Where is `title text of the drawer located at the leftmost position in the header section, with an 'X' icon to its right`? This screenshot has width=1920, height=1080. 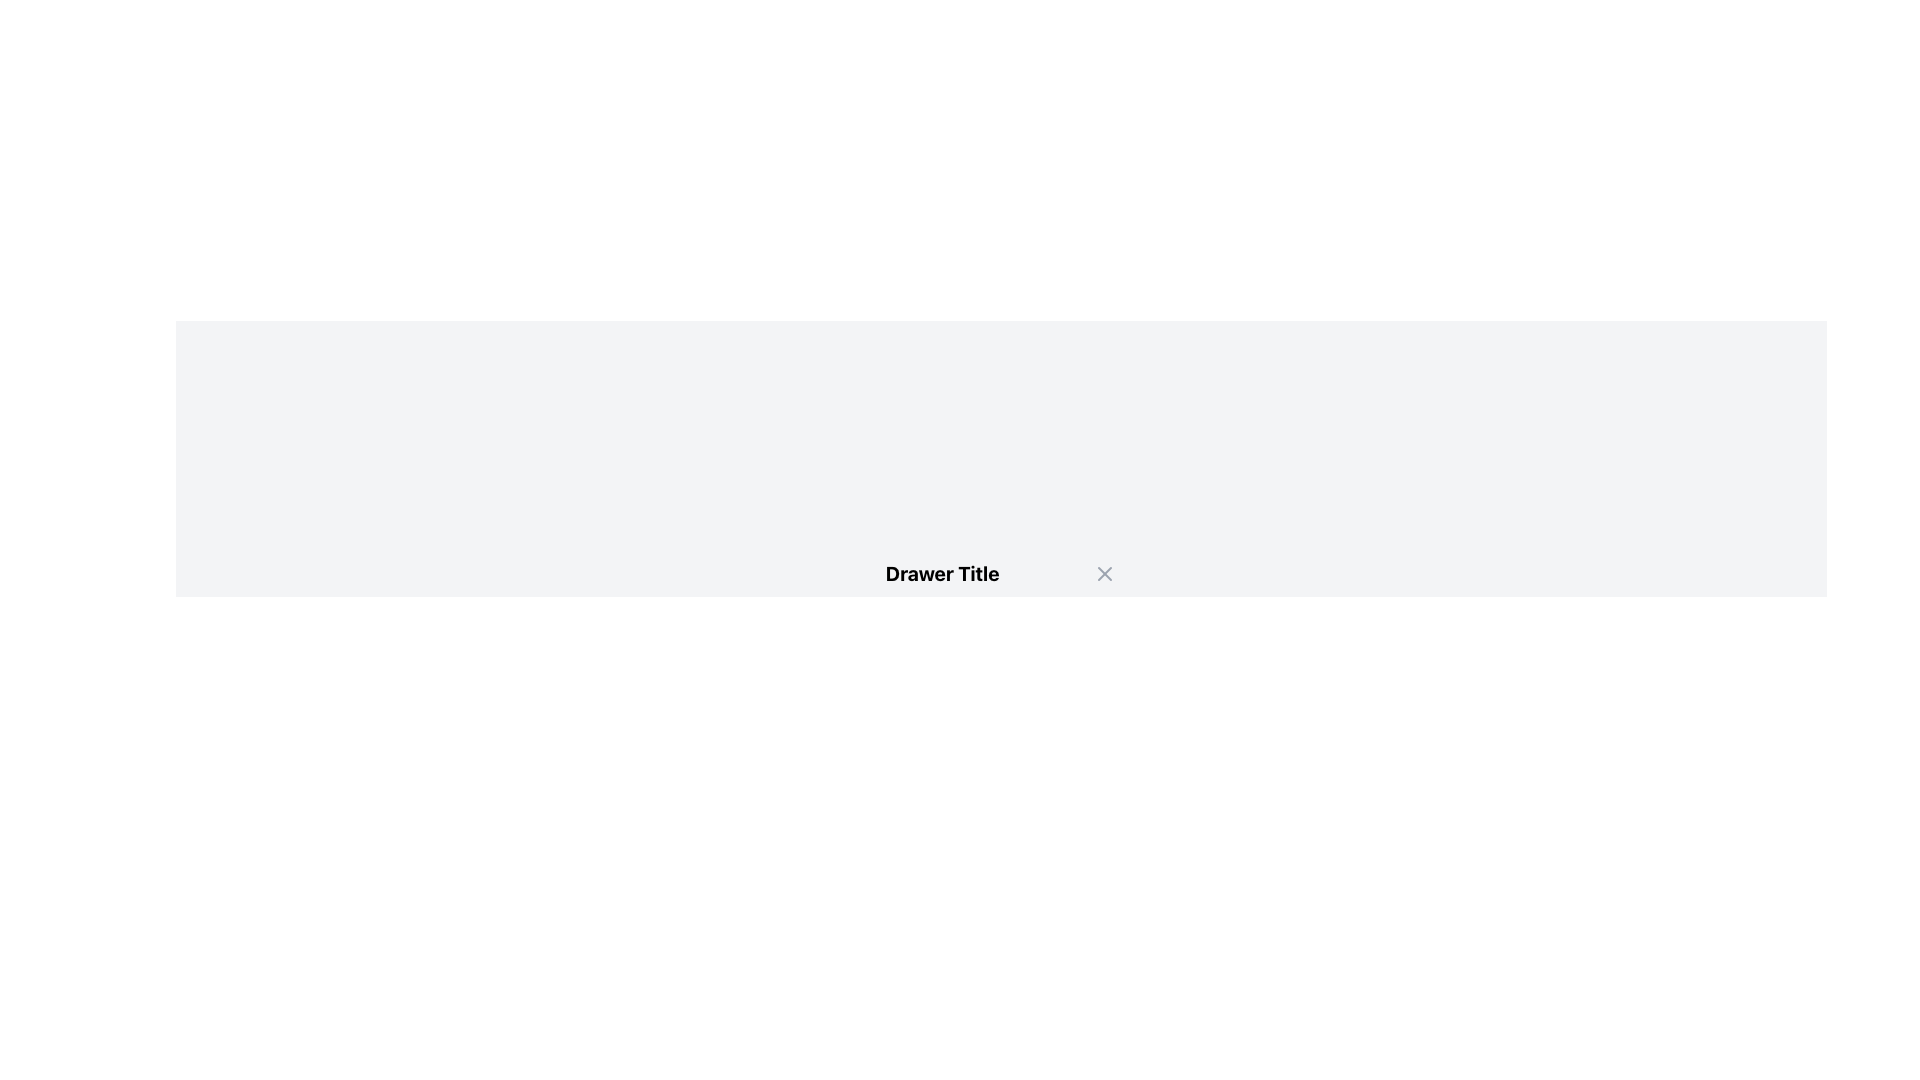
title text of the drawer located at the leftmost position in the header section, with an 'X' icon to its right is located at coordinates (941, 574).